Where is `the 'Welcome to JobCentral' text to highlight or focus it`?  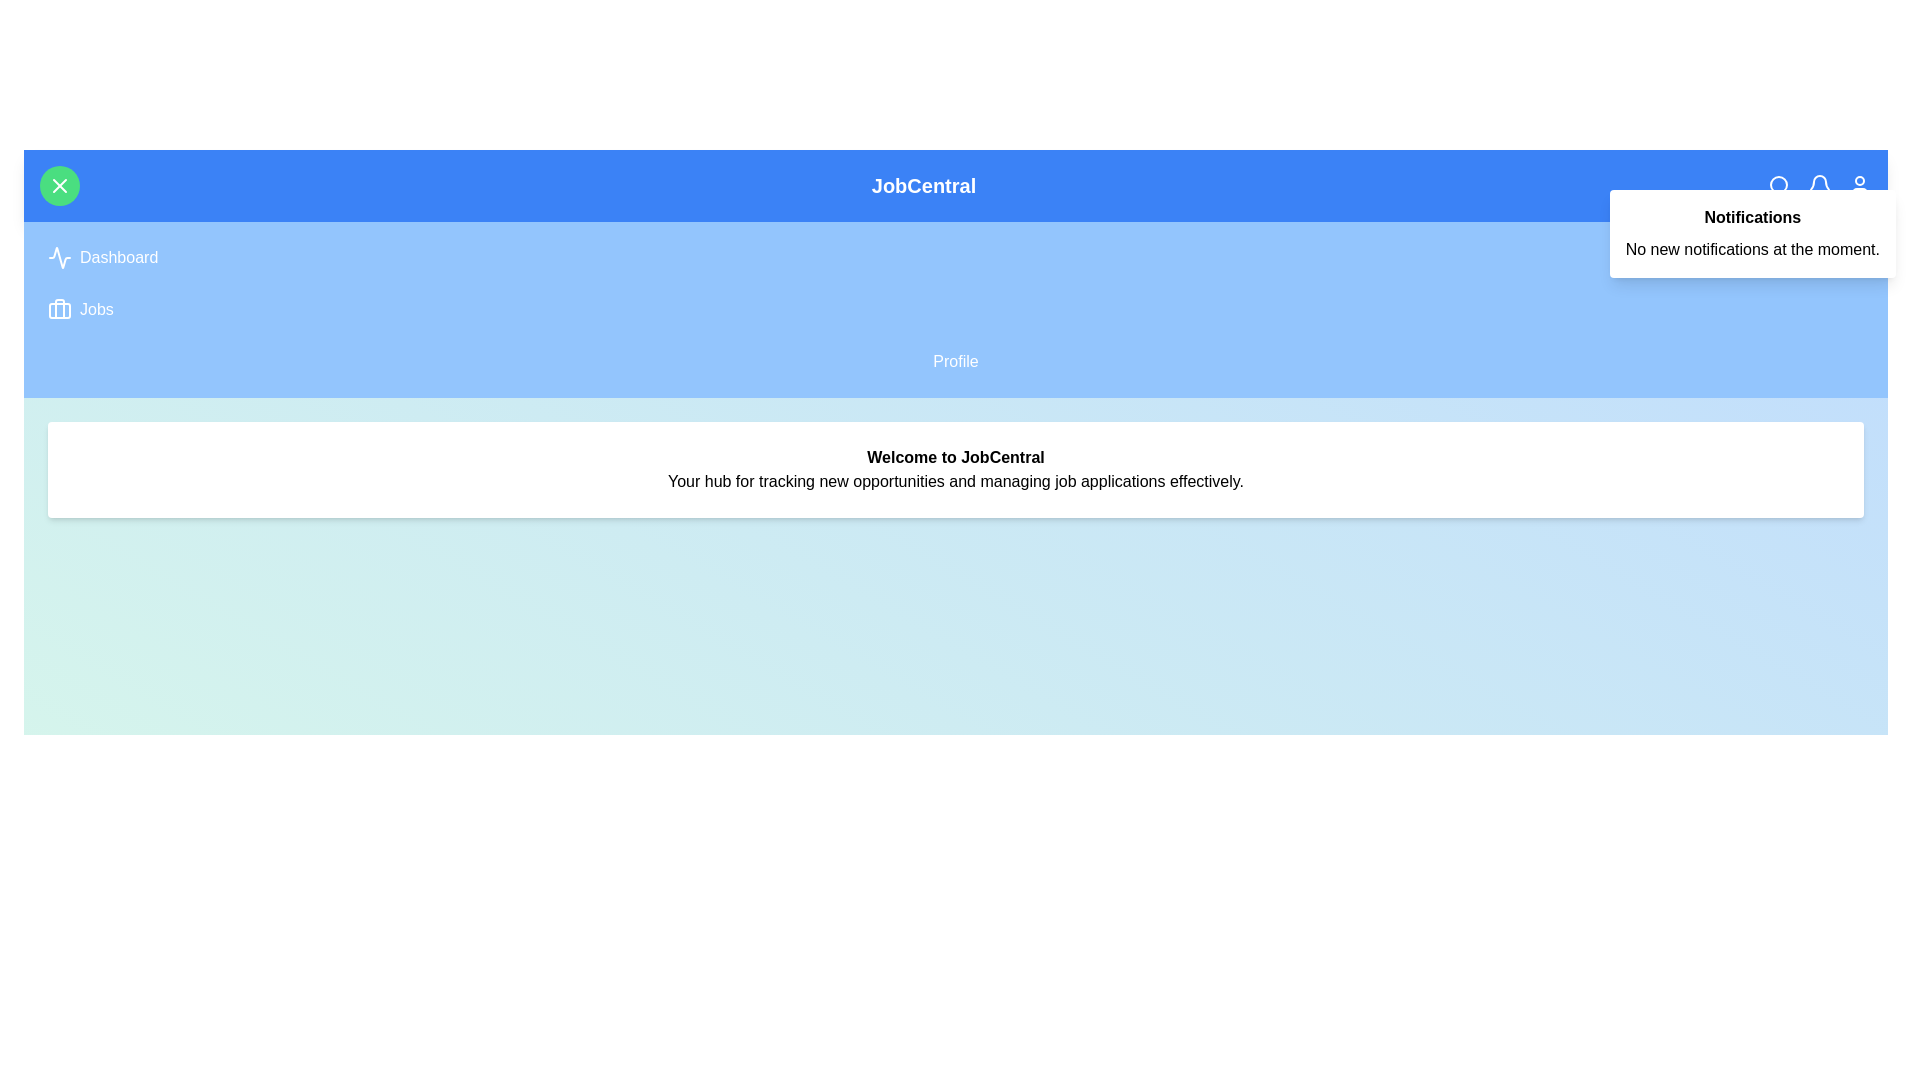
the 'Welcome to JobCentral' text to highlight or focus it is located at coordinates (954, 458).